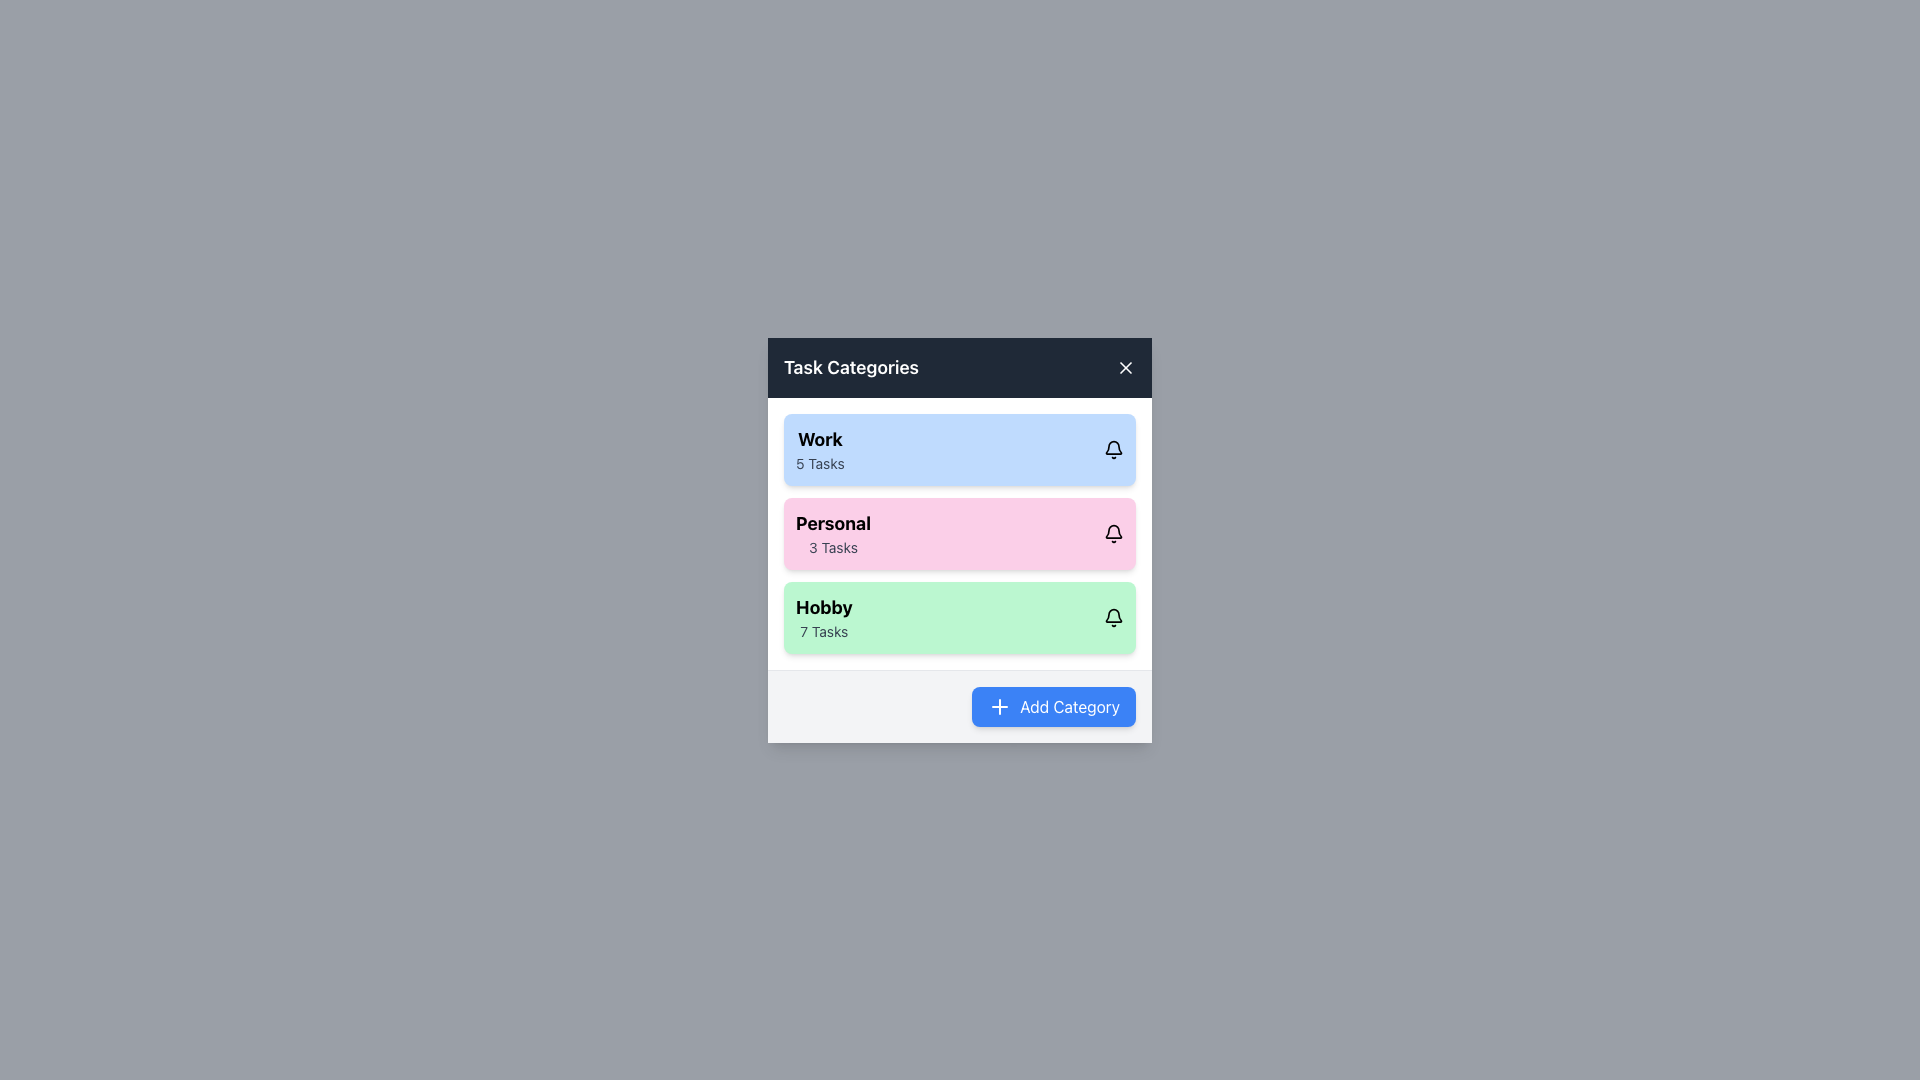  I want to click on the 'Work' category text display, which is the topmost item in a list of three categories, so click(820, 448).